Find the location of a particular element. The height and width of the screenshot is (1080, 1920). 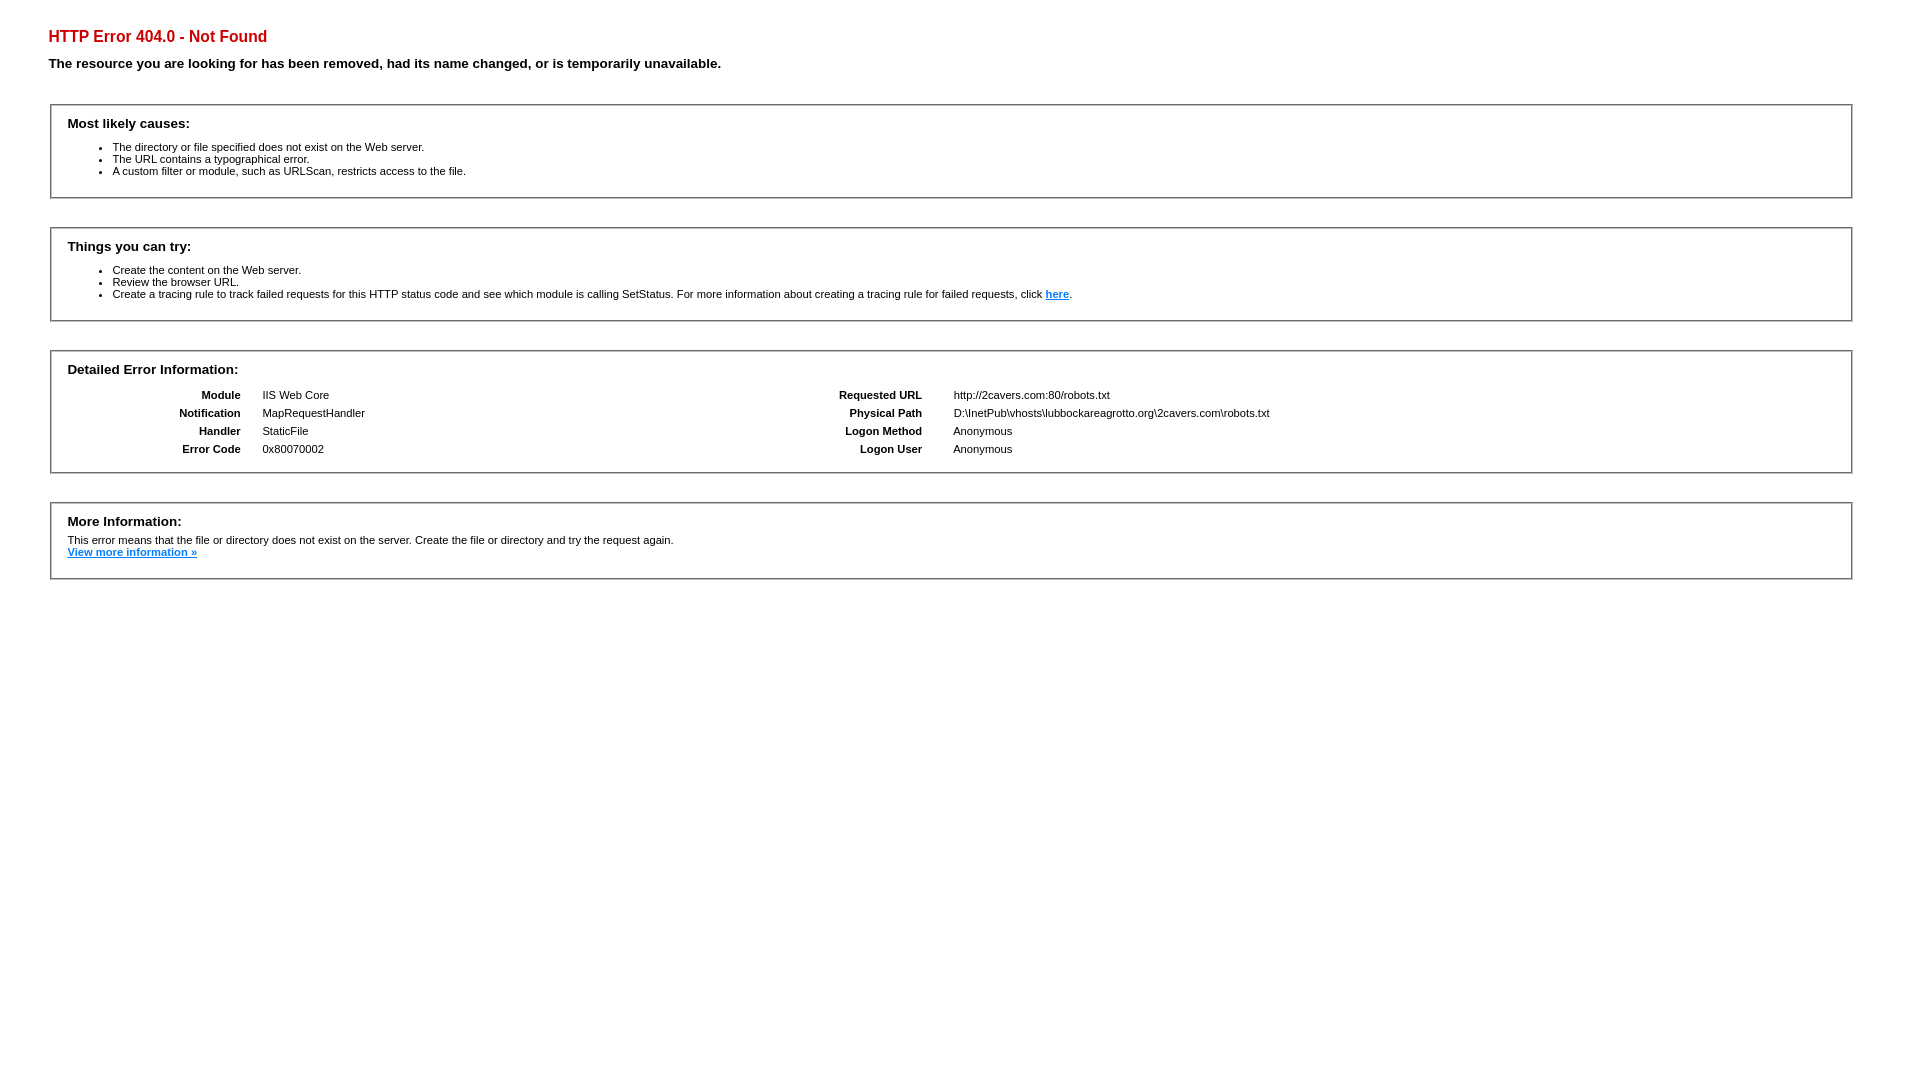

'here' is located at coordinates (1045, 293).